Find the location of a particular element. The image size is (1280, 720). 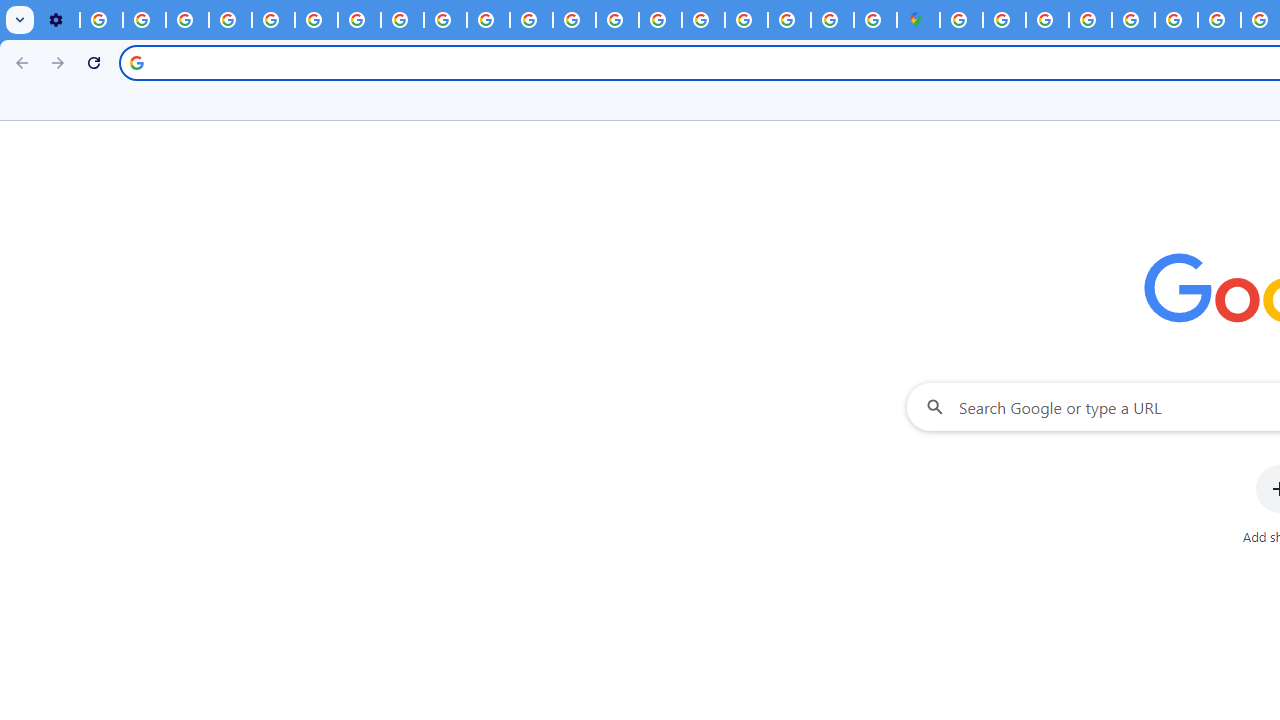

'Sign in - Google Accounts' is located at coordinates (1004, 20).